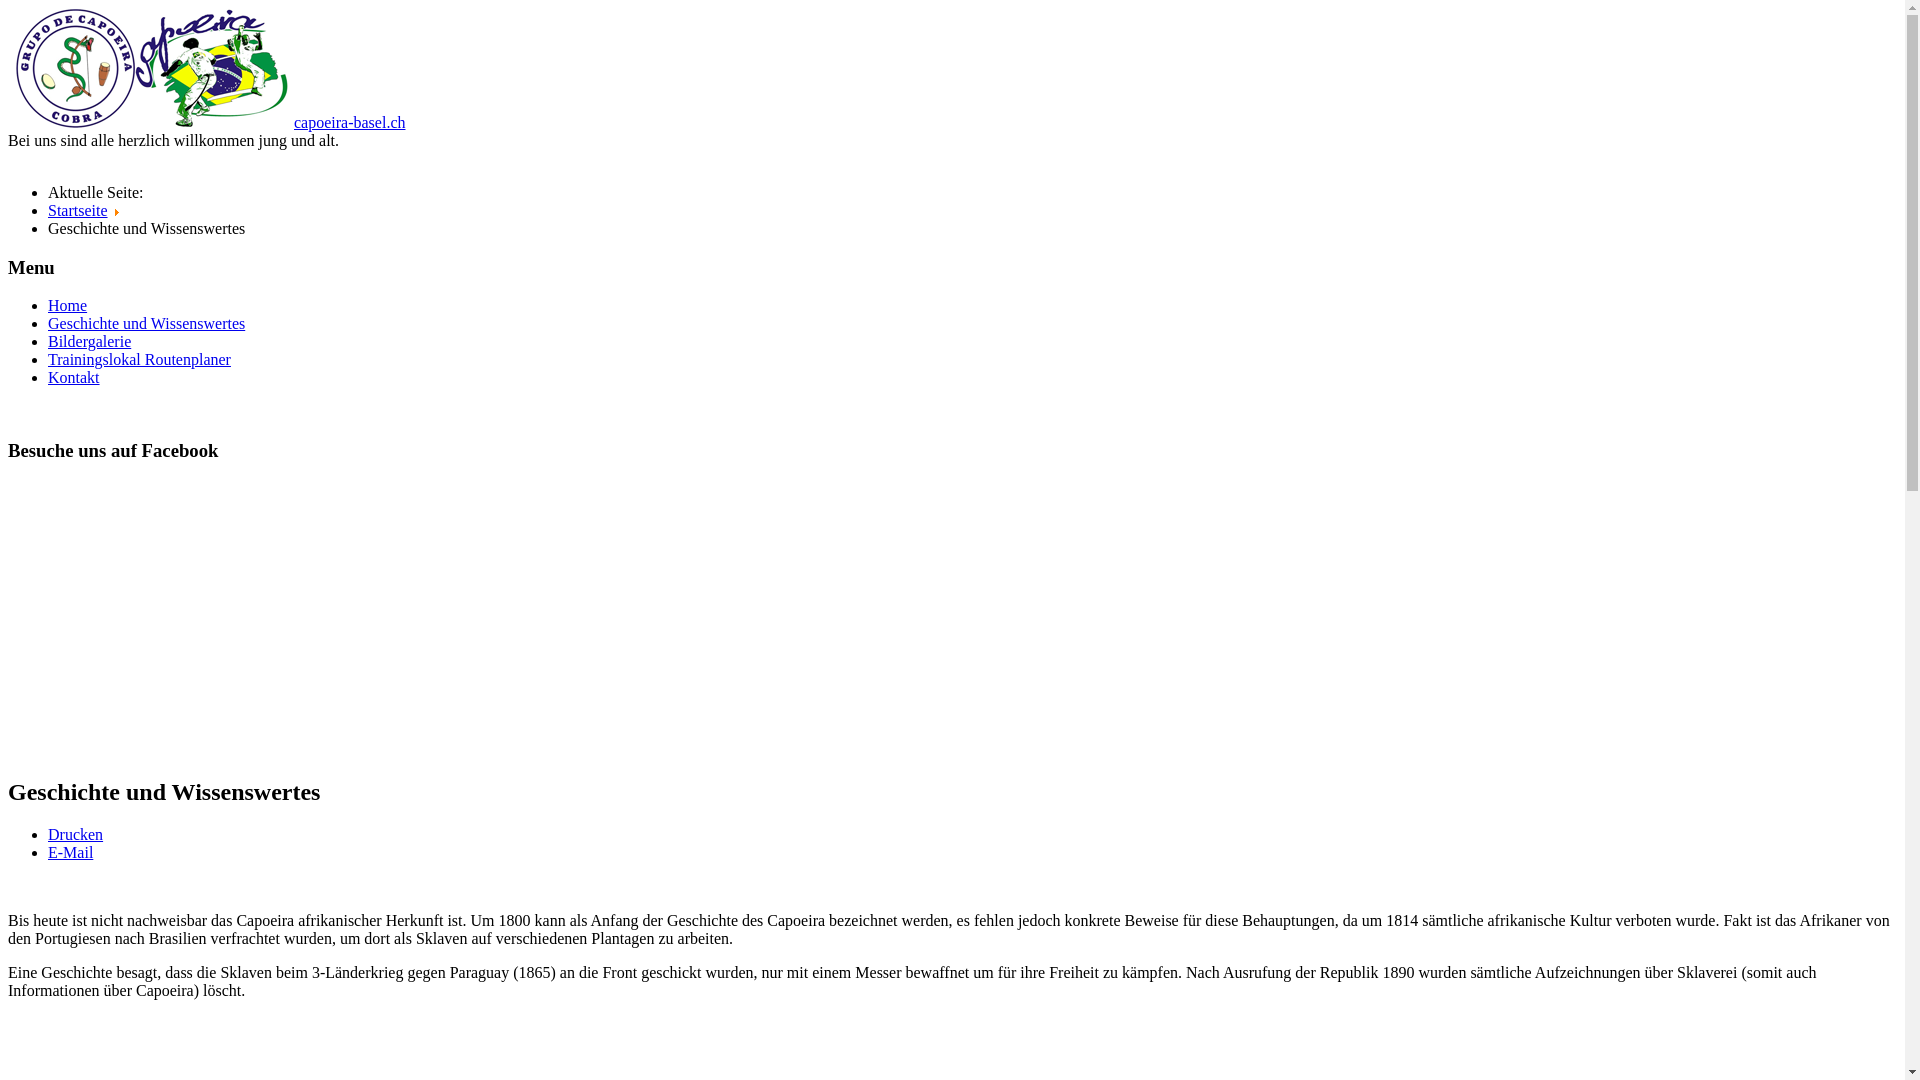 This screenshot has width=1920, height=1080. Describe the element at coordinates (292, 122) in the screenshot. I see `'capoeira-basel.ch'` at that location.